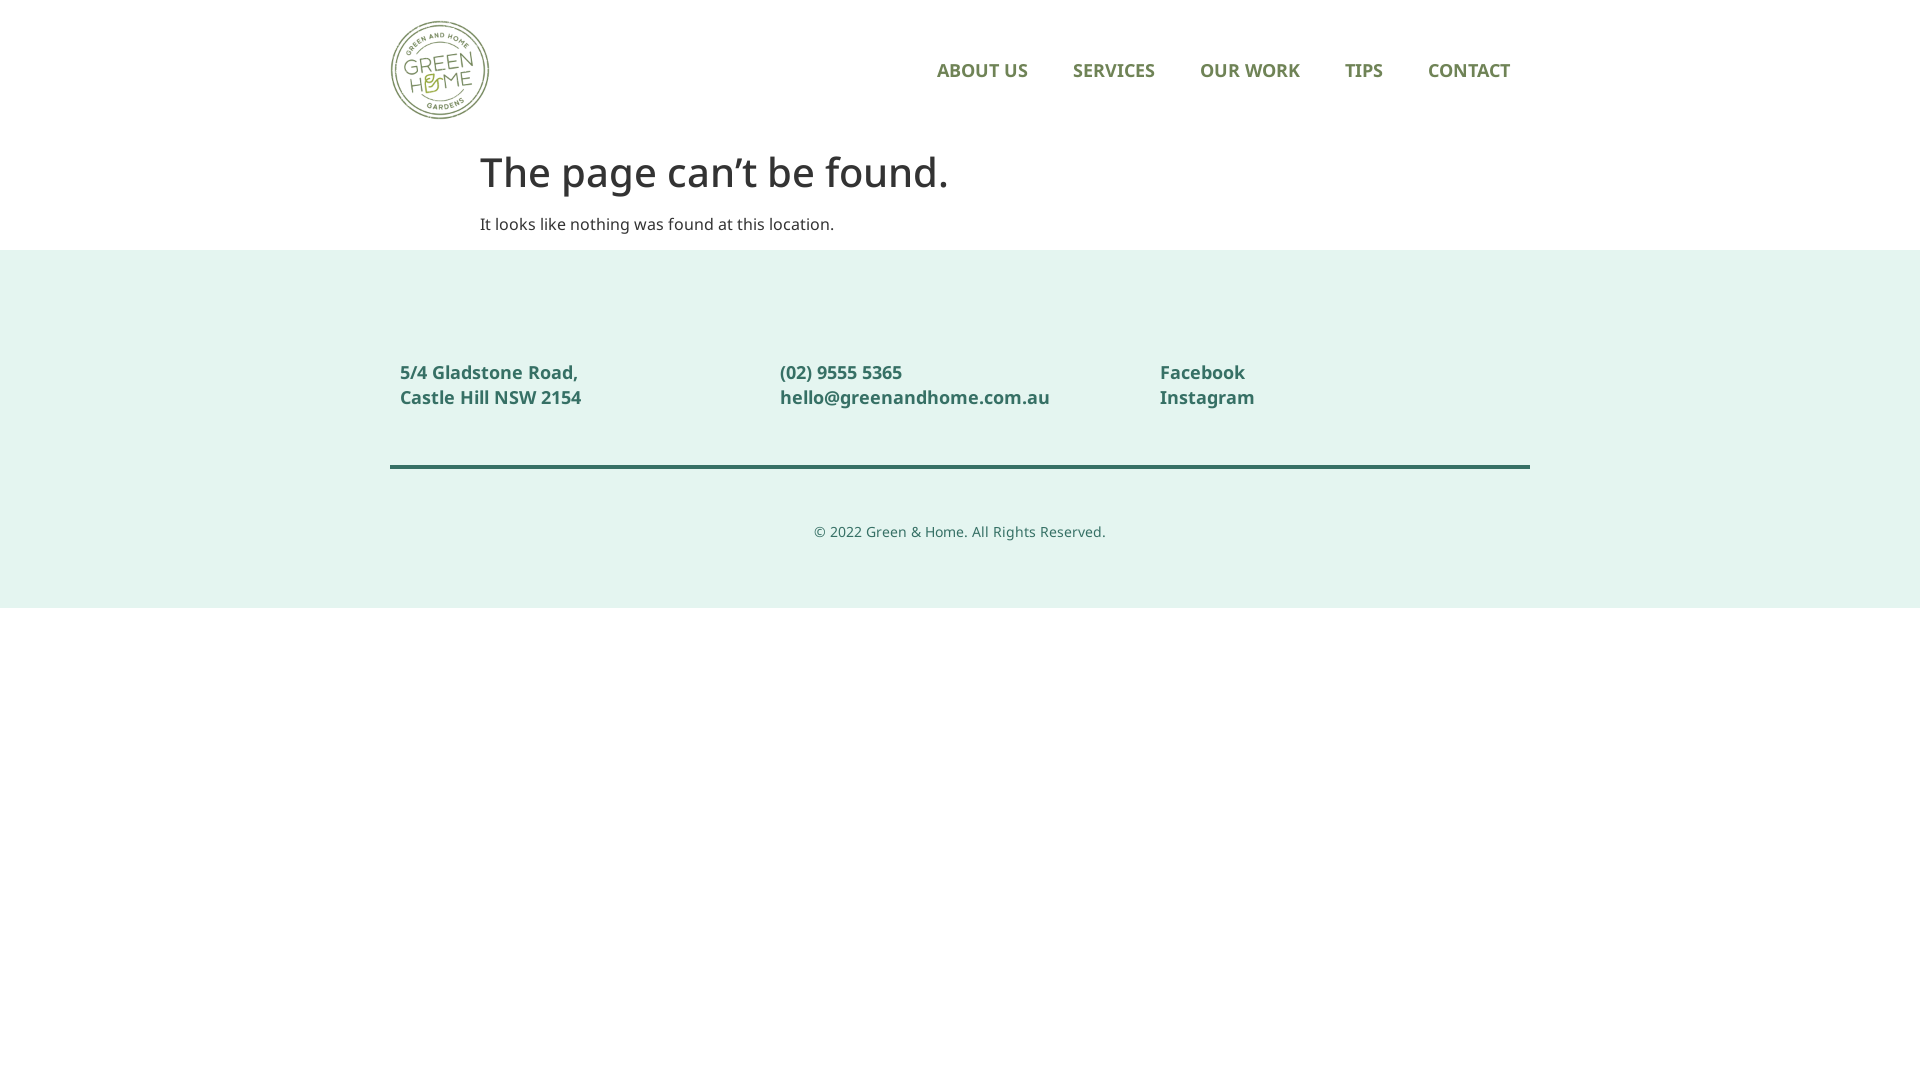  Describe the element at coordinates (1248, 69) in the screenshot. I see `'OUR WORK'` at that location.